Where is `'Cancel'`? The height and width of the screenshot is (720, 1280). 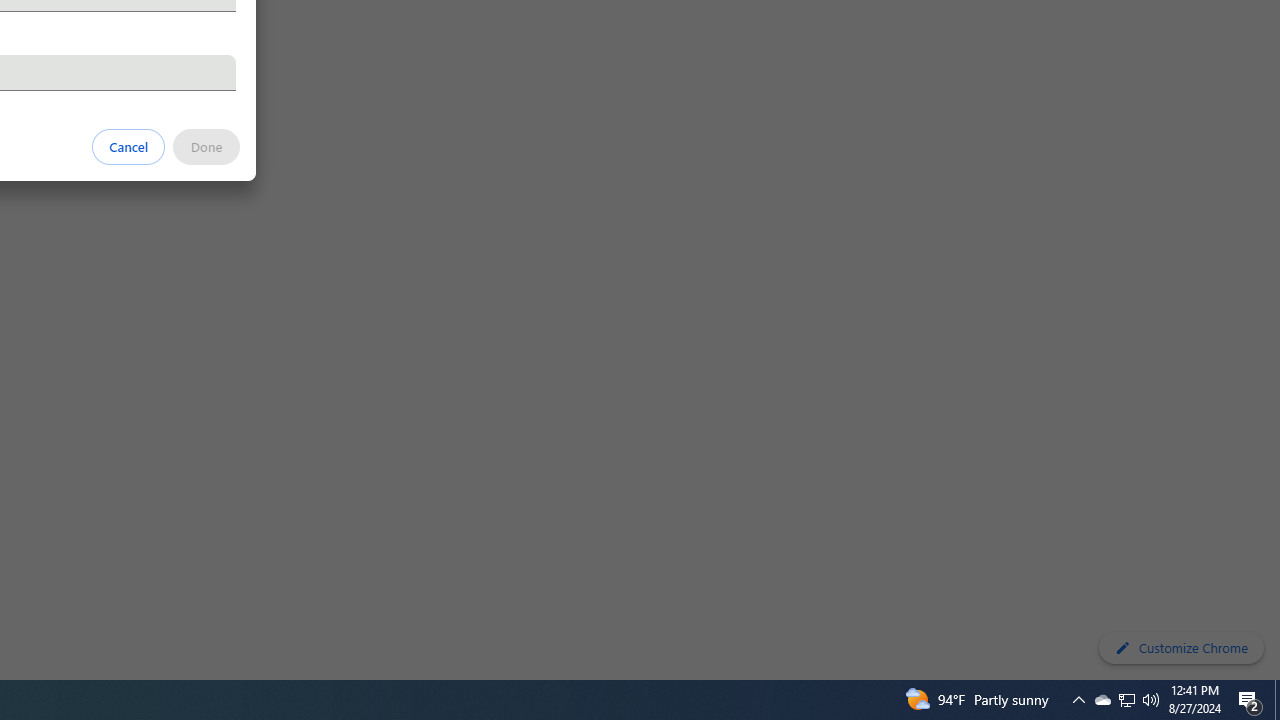
'Cancel' is located at coordinates (128, 145).